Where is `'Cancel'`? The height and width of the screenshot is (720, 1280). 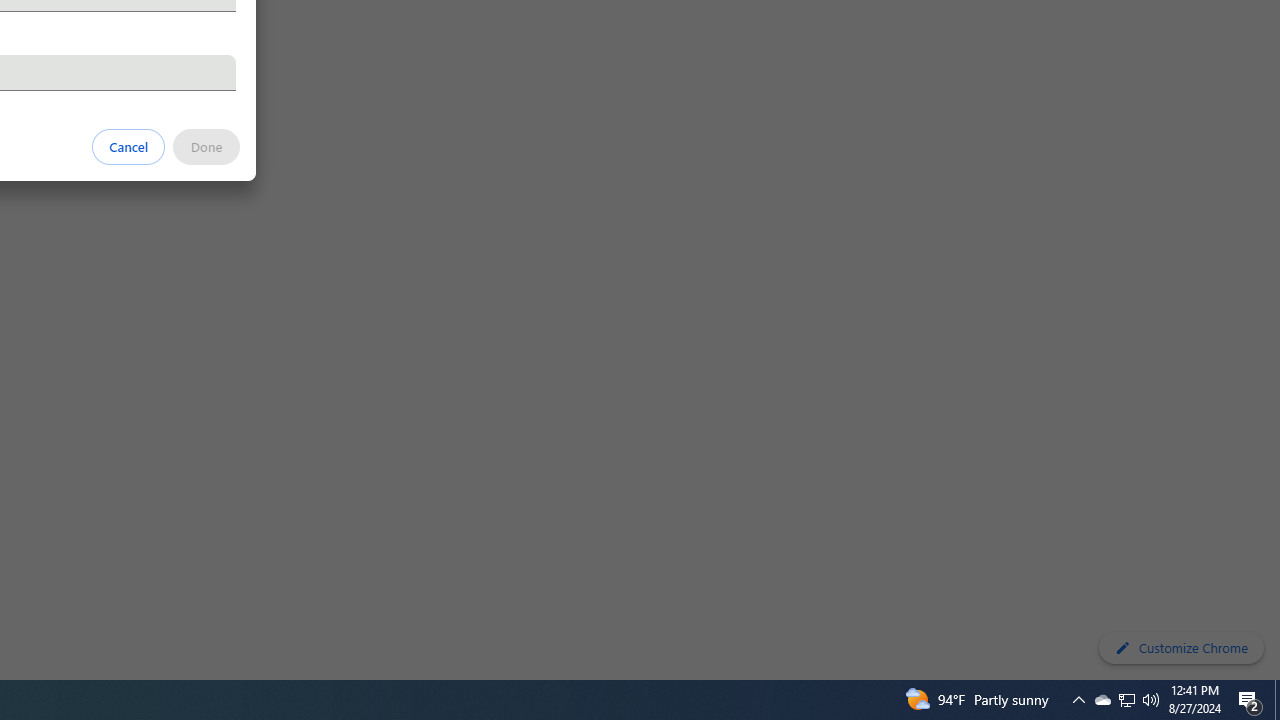
'Cancel' is located at coordinates (128, 145).